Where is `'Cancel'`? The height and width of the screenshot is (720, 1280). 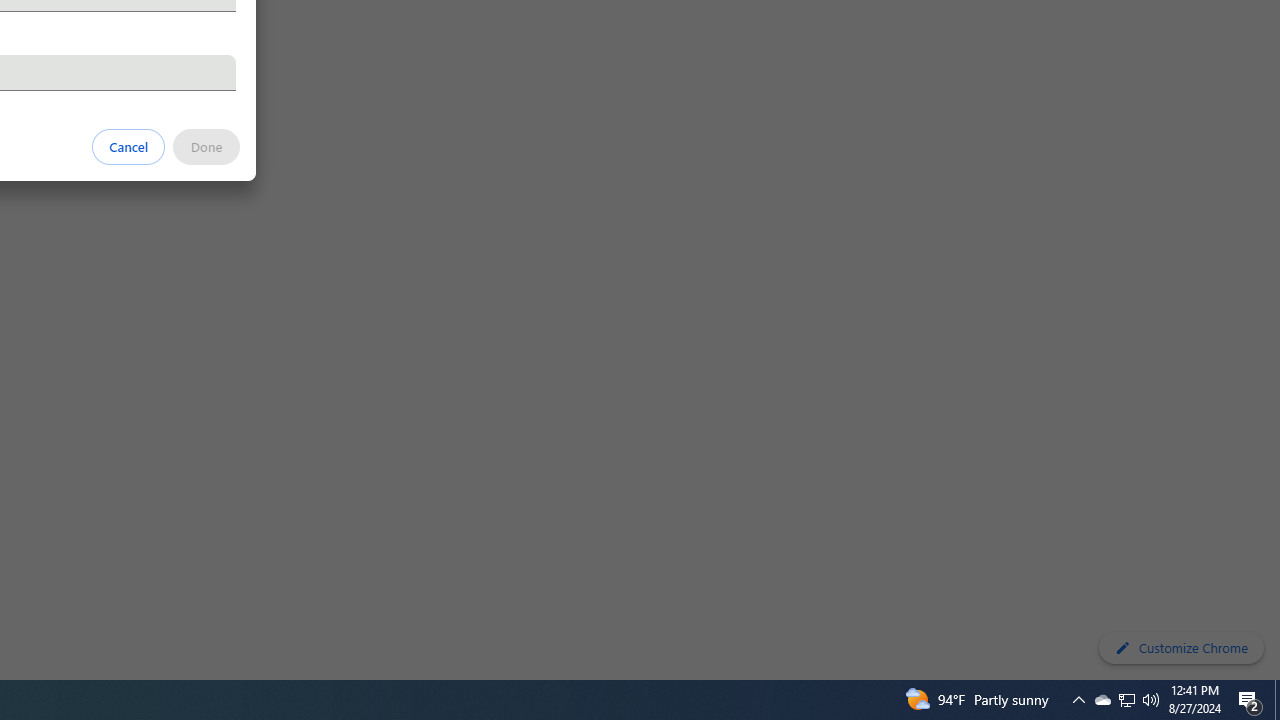
'Cancel' is located at coordinates (128, 145).